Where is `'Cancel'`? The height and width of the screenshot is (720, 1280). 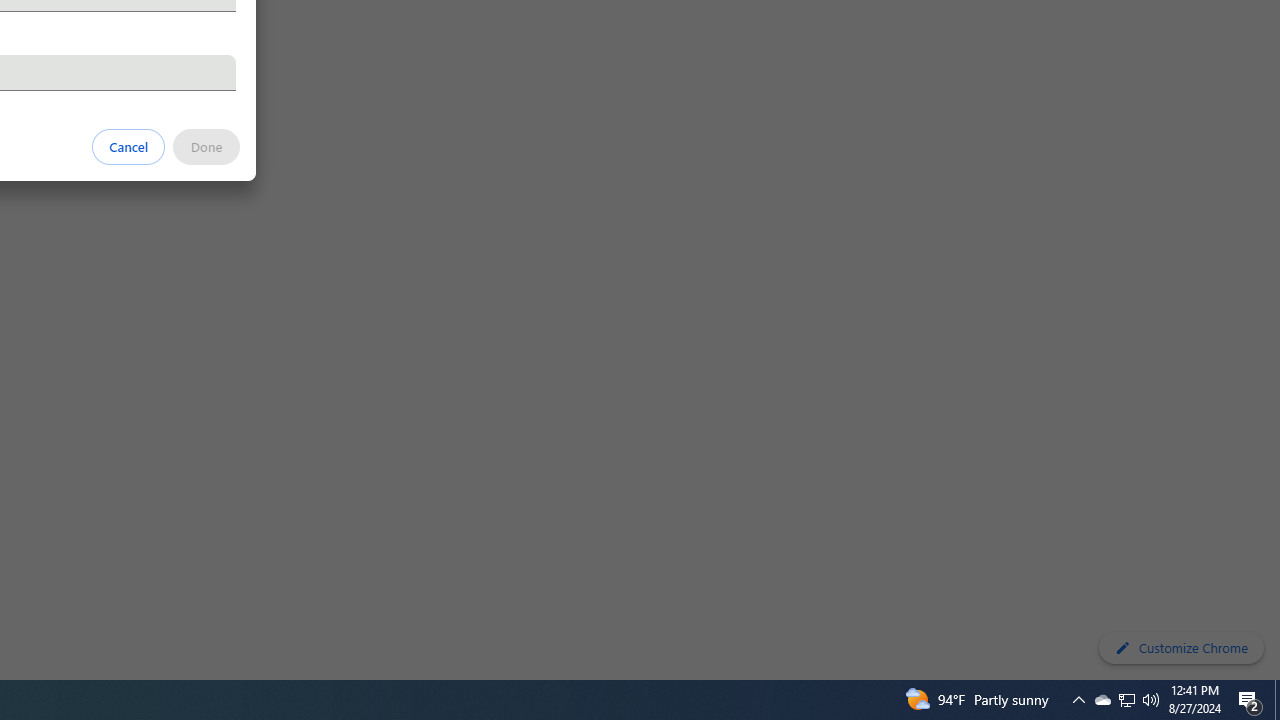
'Cancel' is located at coordinates (128, 145).